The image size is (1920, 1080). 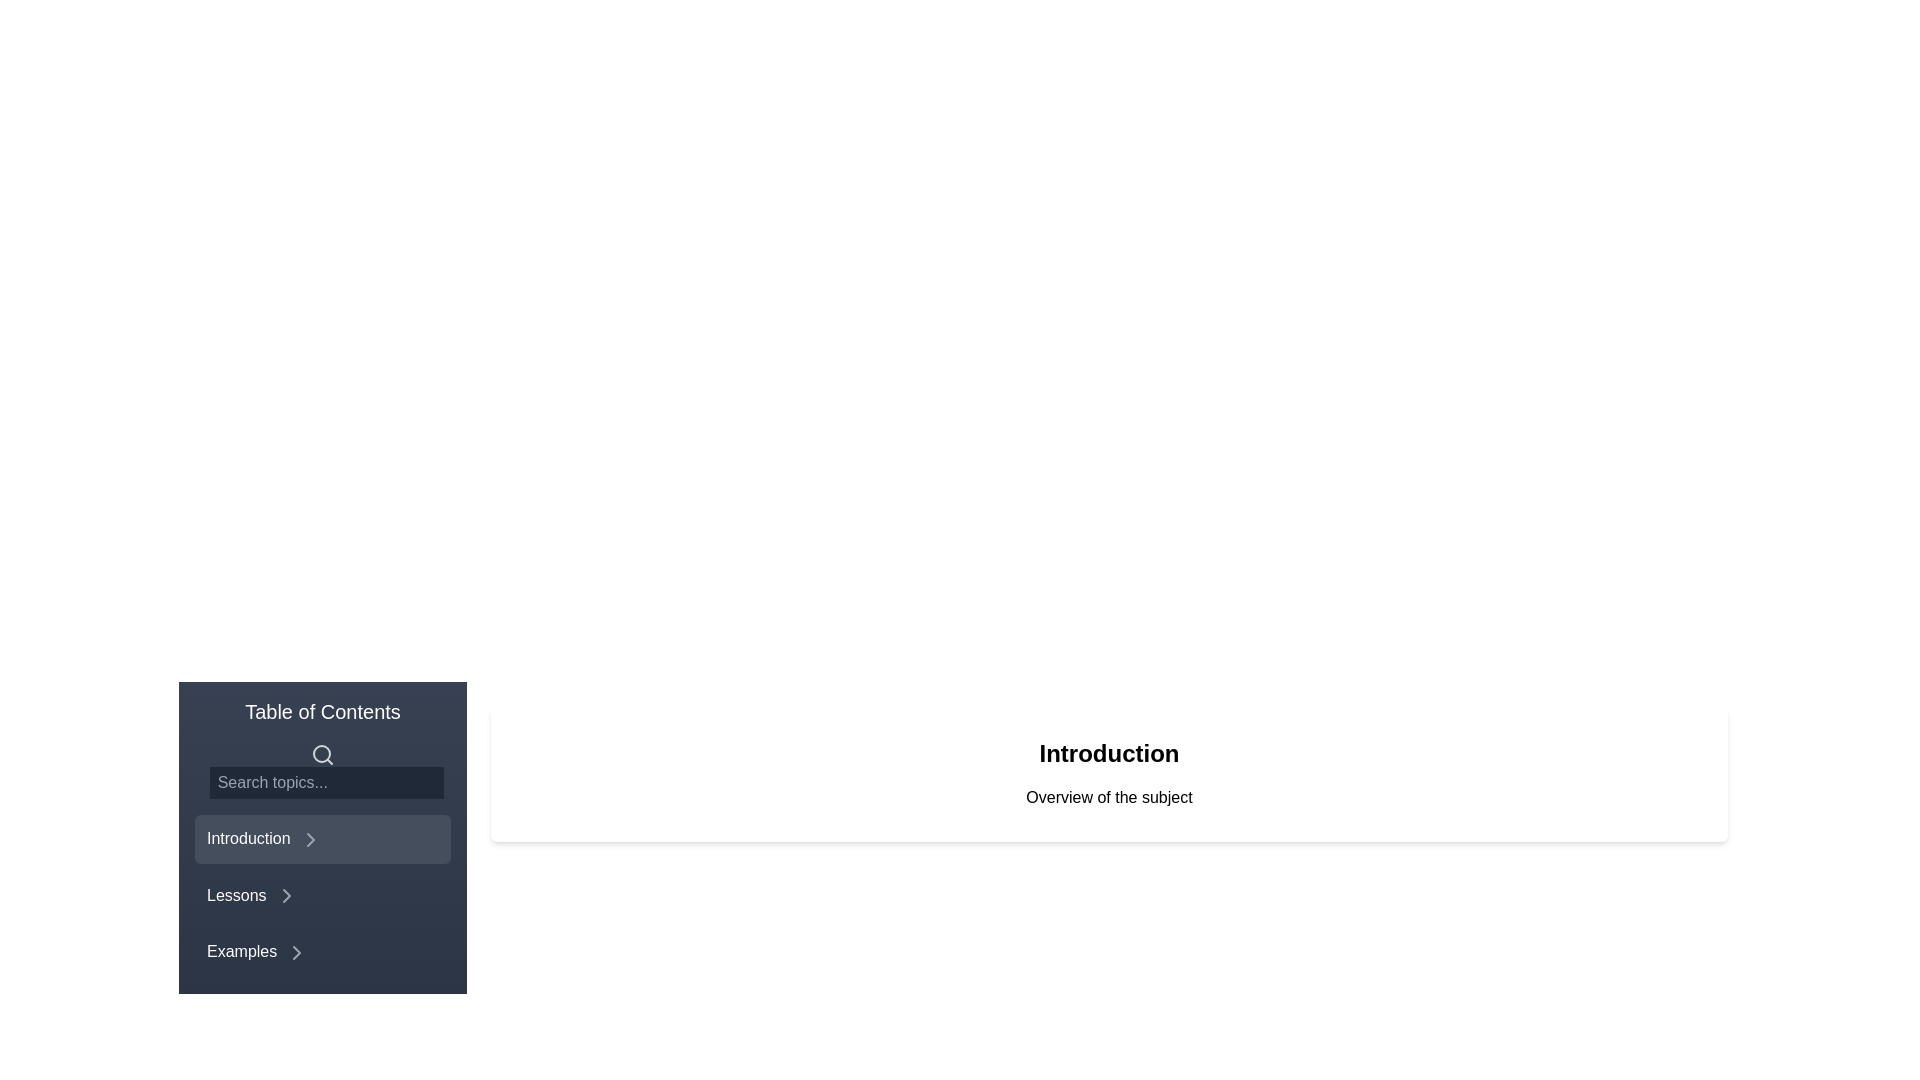 What do you see at coordinates (322, 839) in the screenshot?
I see `the 'Introduction' button with a dark gray background and white text for accessibility navigation` at bounding box center [322, 839].